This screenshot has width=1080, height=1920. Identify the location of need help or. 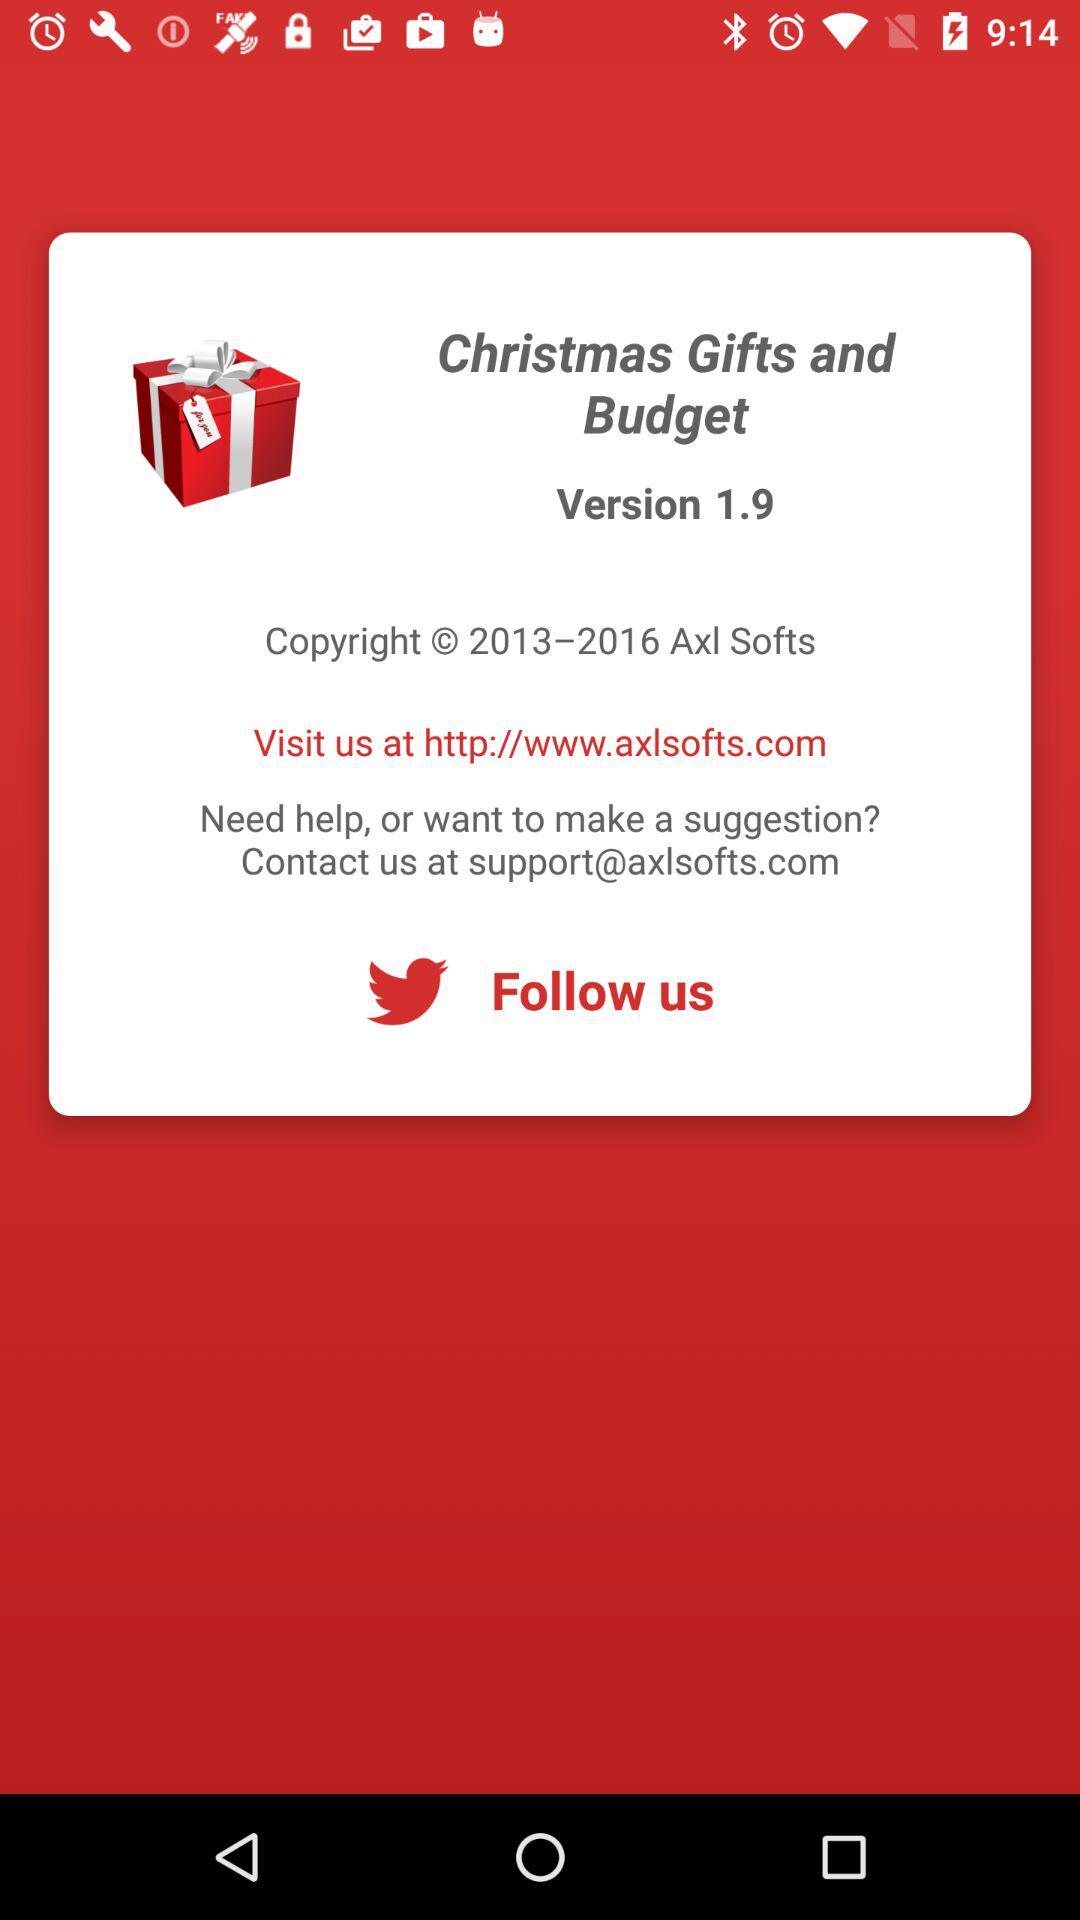
(540, 838).